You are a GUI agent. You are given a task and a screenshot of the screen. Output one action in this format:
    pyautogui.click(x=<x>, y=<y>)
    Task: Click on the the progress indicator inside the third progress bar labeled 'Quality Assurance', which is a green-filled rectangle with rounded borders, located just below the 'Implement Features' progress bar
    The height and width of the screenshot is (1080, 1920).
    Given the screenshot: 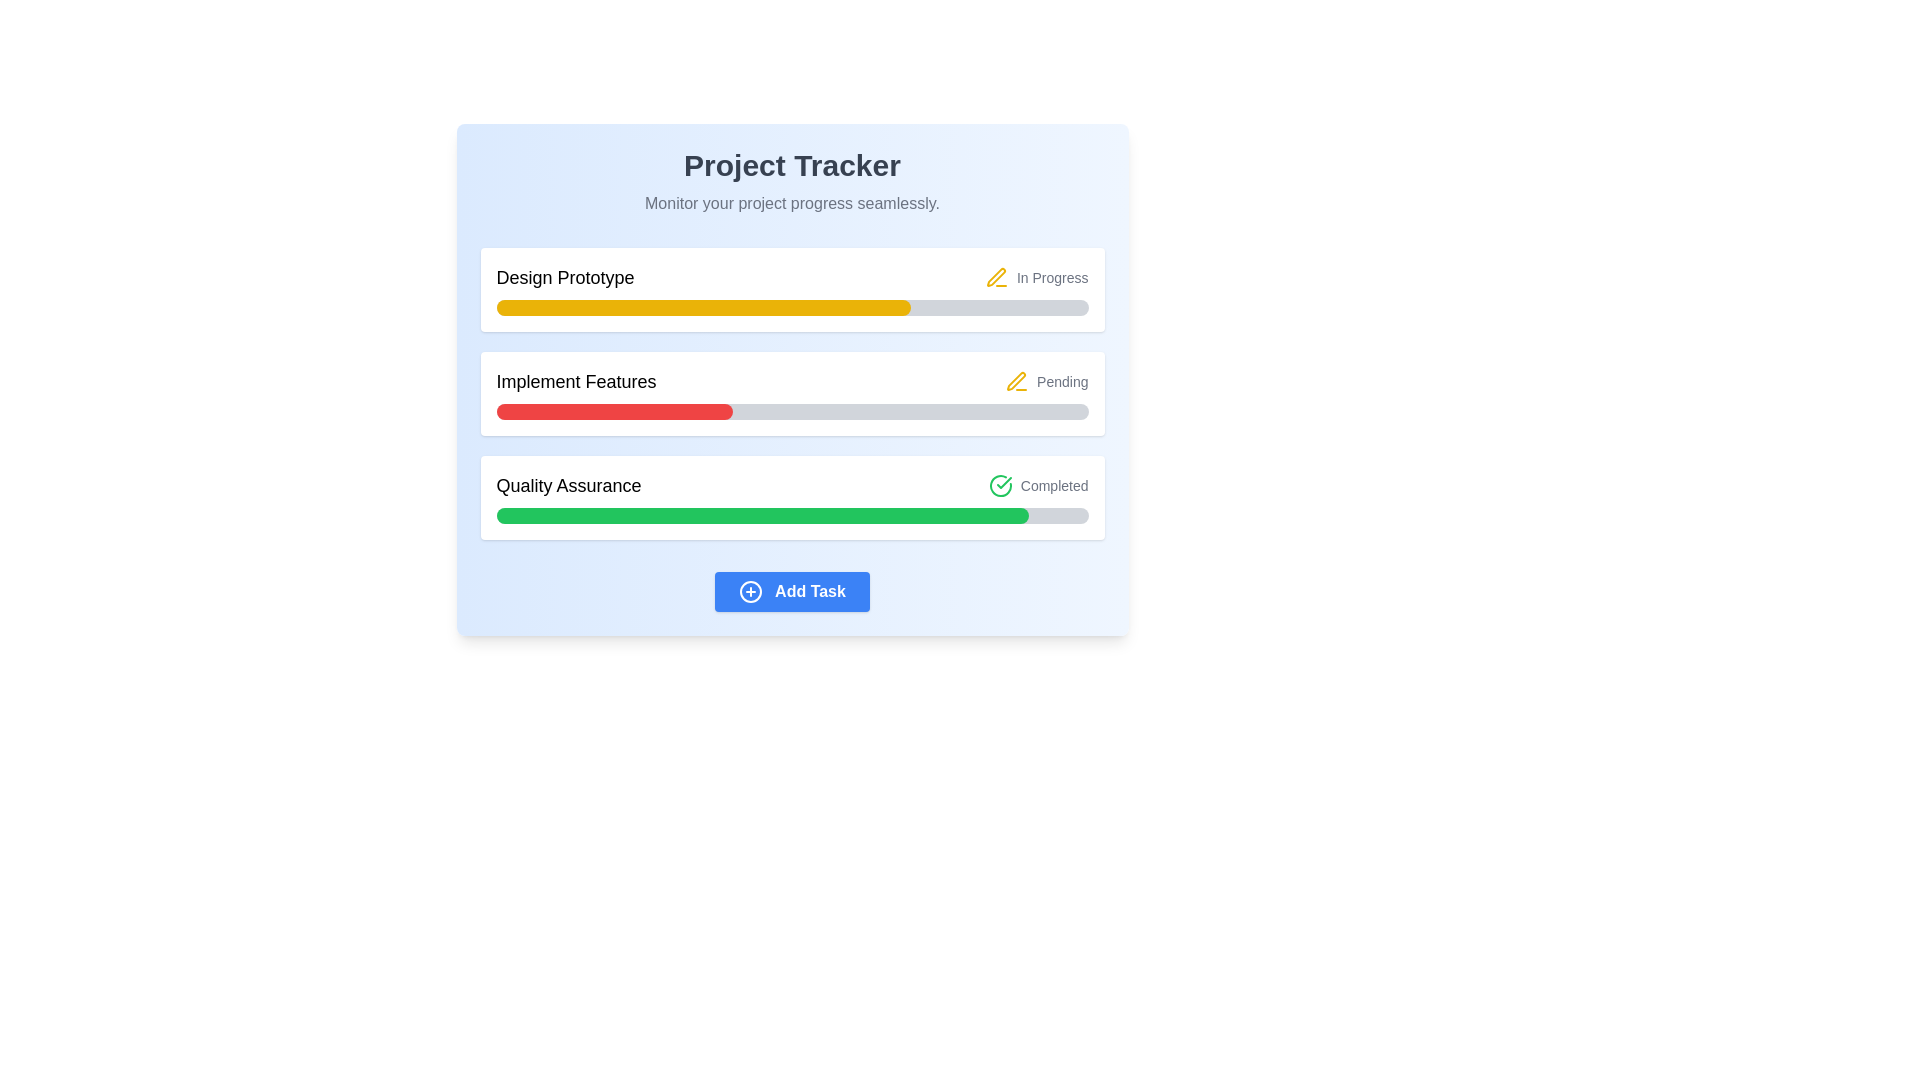 What is the action you would take?
    pyautogui.click(x=761, y=515)
    